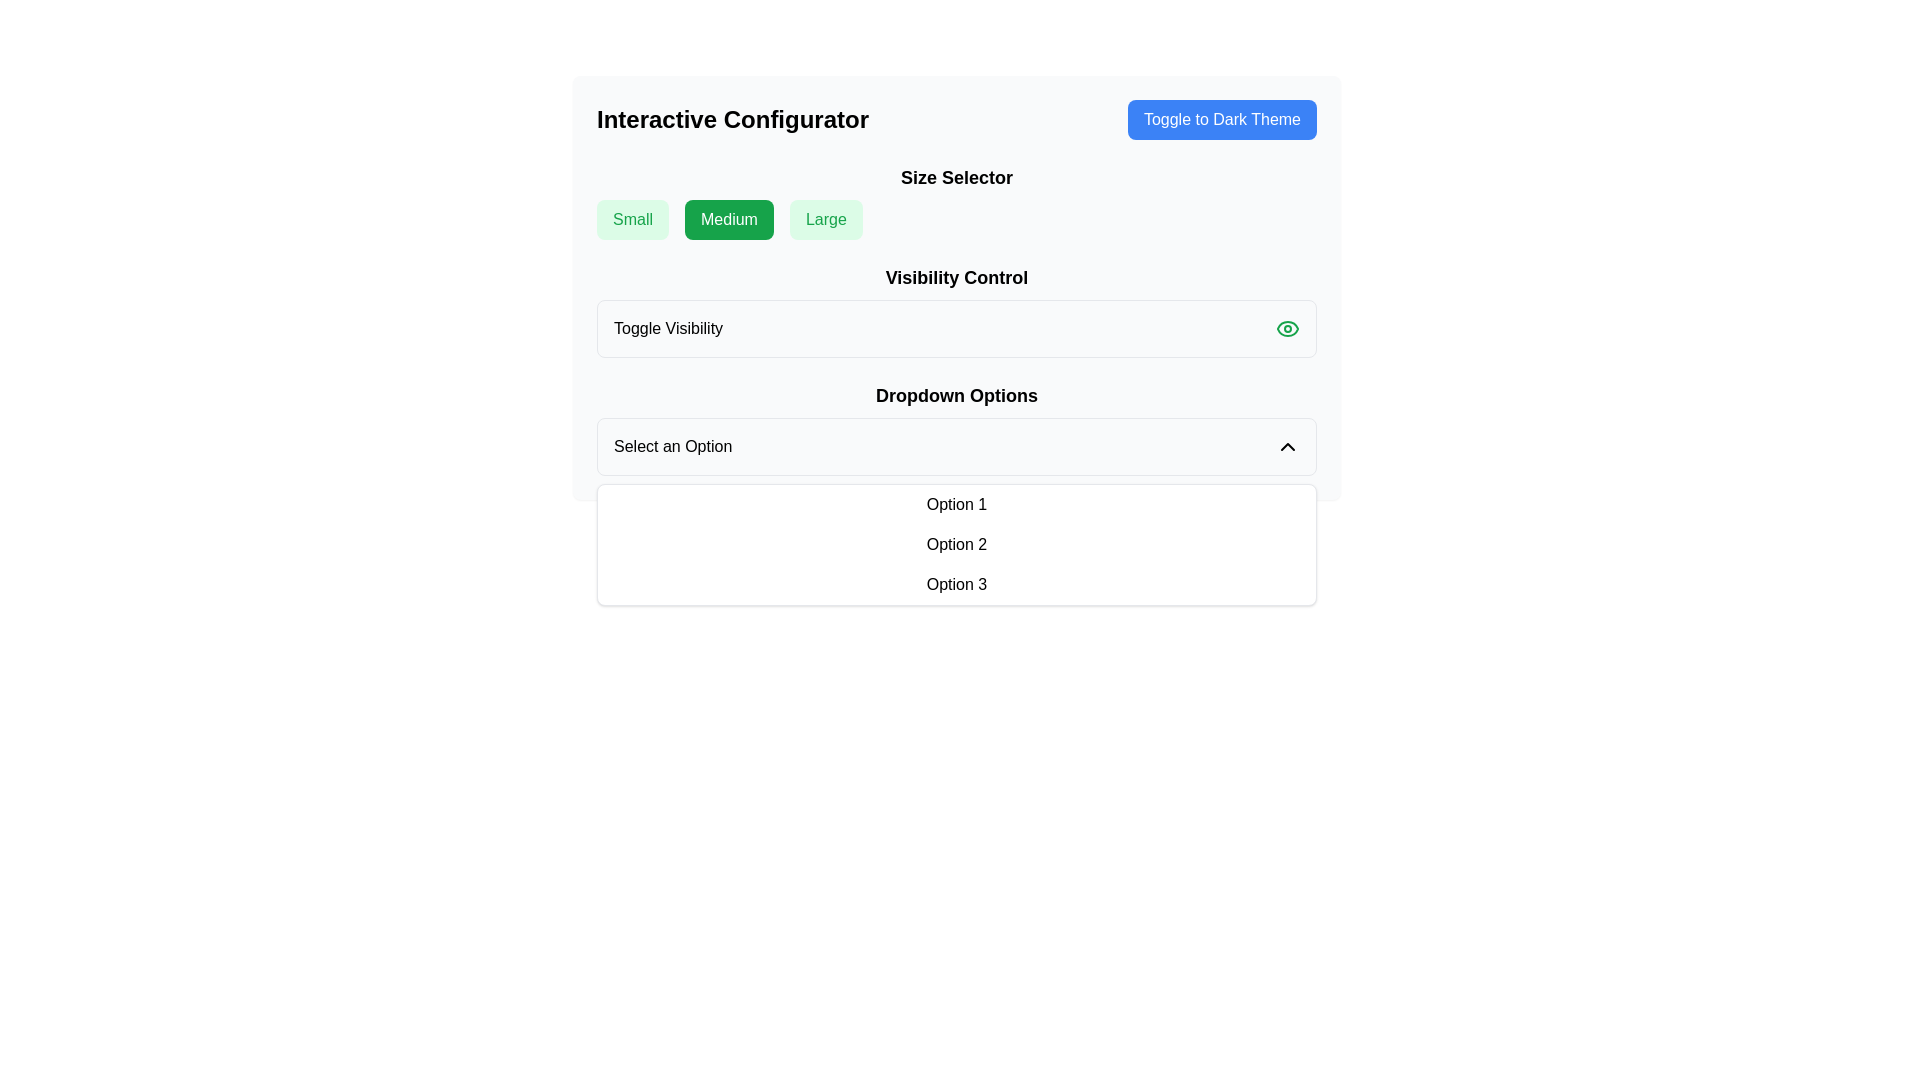 This screenshot has width=1920, height=1080. I want to click on the 'Large' size button in the 'Size Selector' button group, so click(826, 219).